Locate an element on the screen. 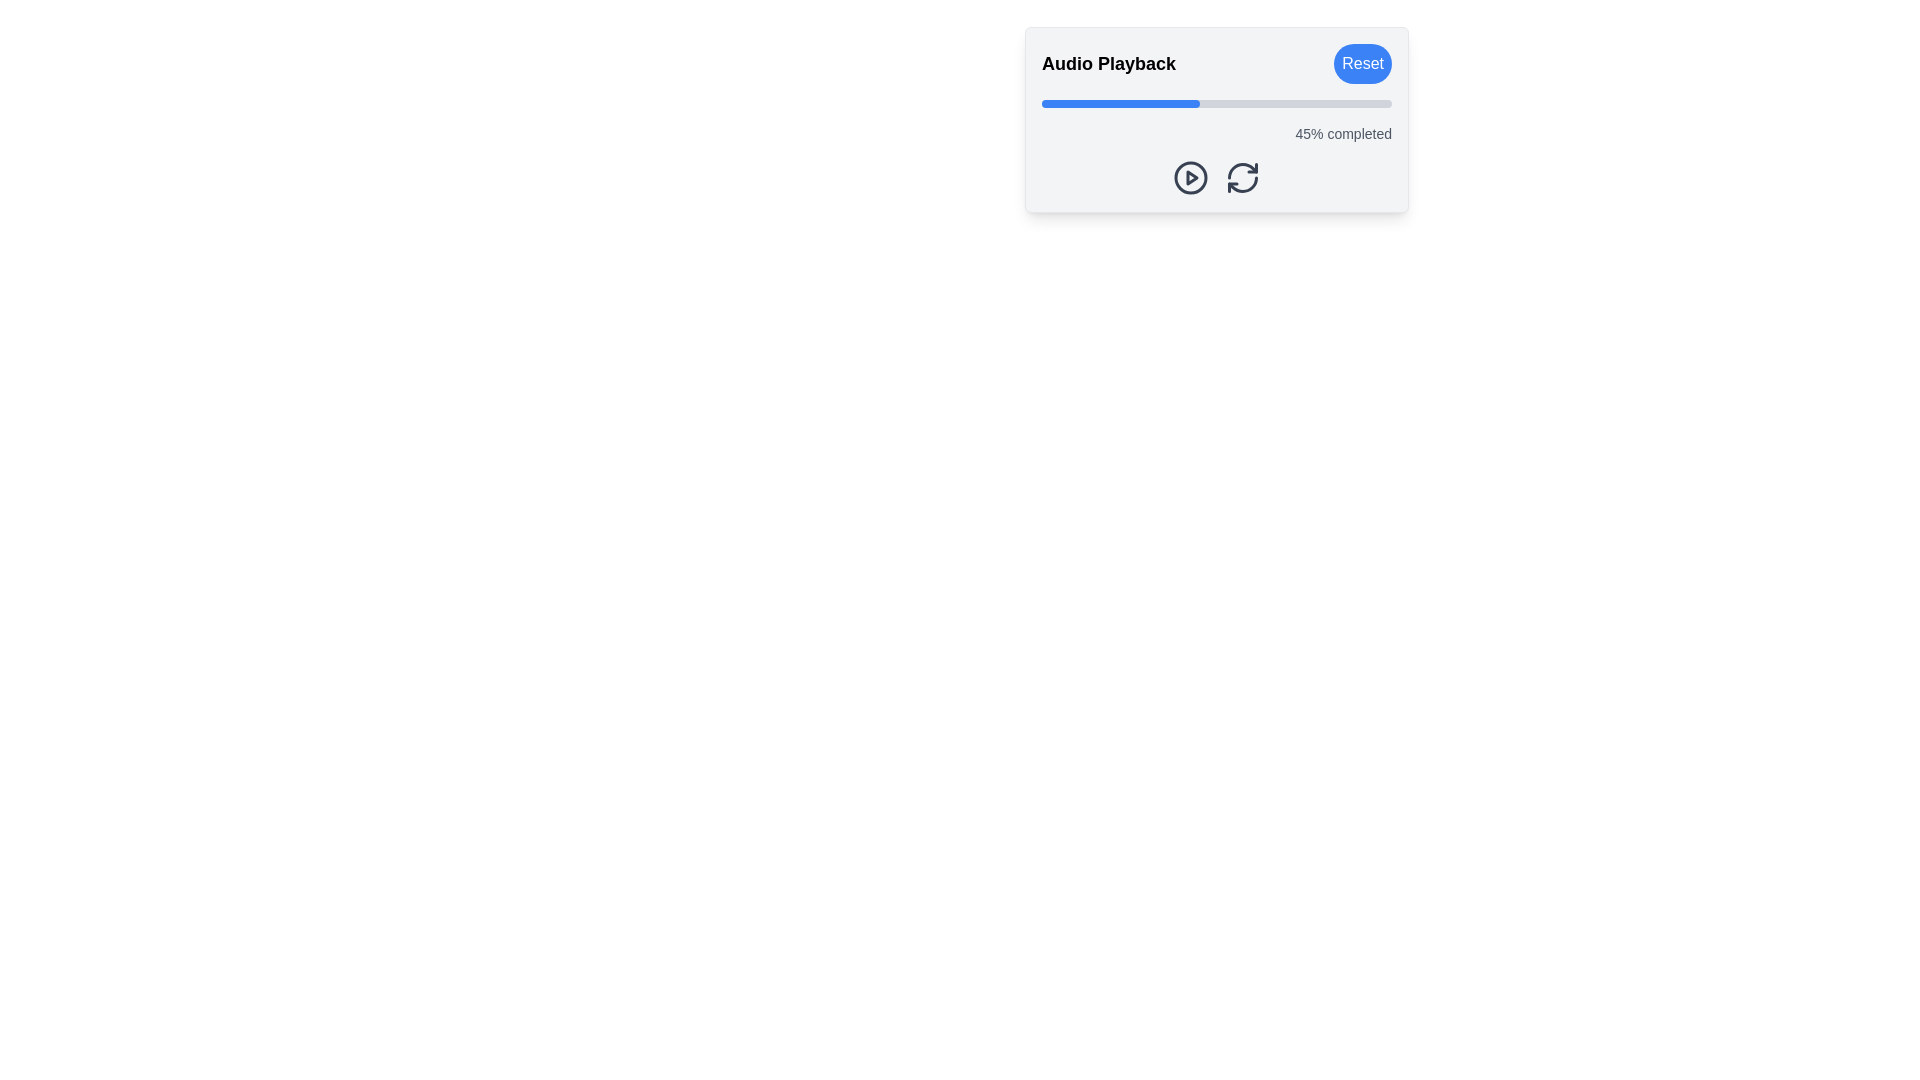 The height and width of the screenshot is (1080, 1920). the triangular play icon, which is centered within the larger circular play button is located at coordinates (1192, 176).